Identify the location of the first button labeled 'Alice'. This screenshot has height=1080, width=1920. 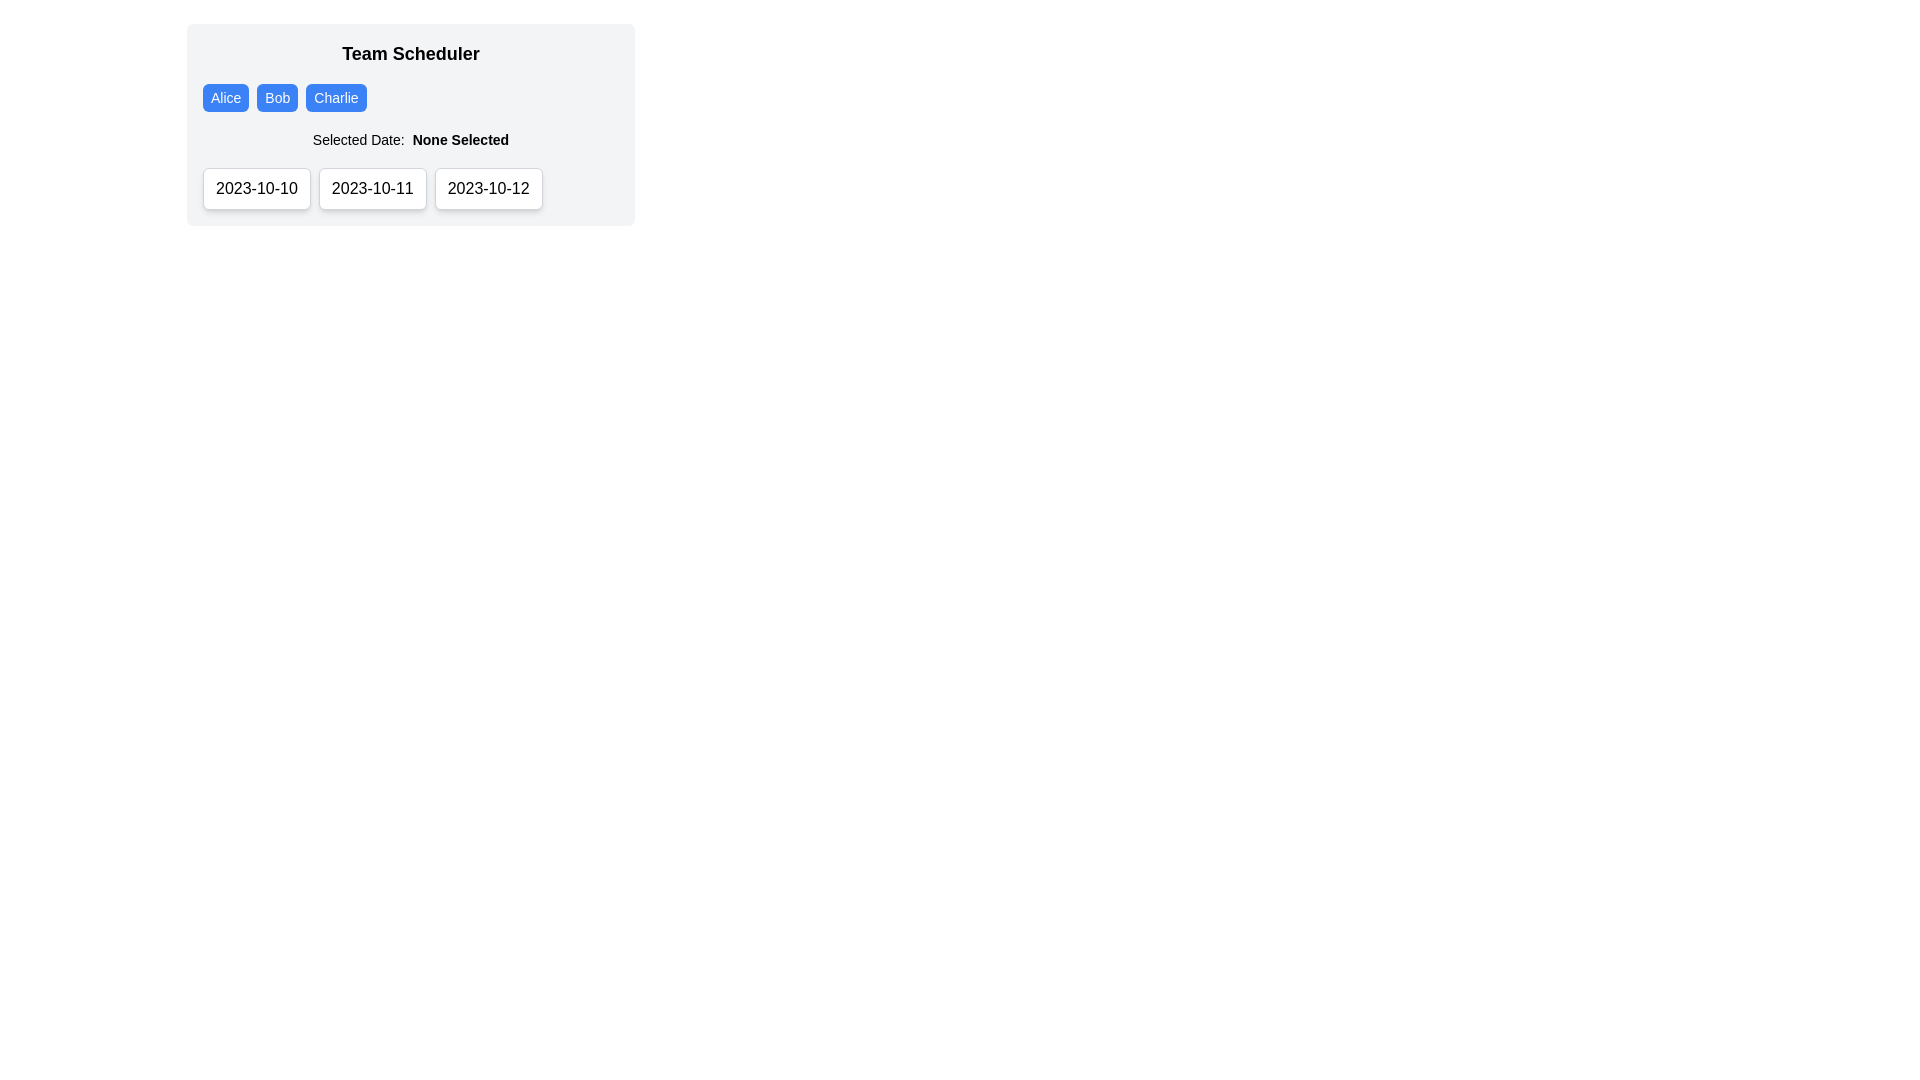
(225, 97).